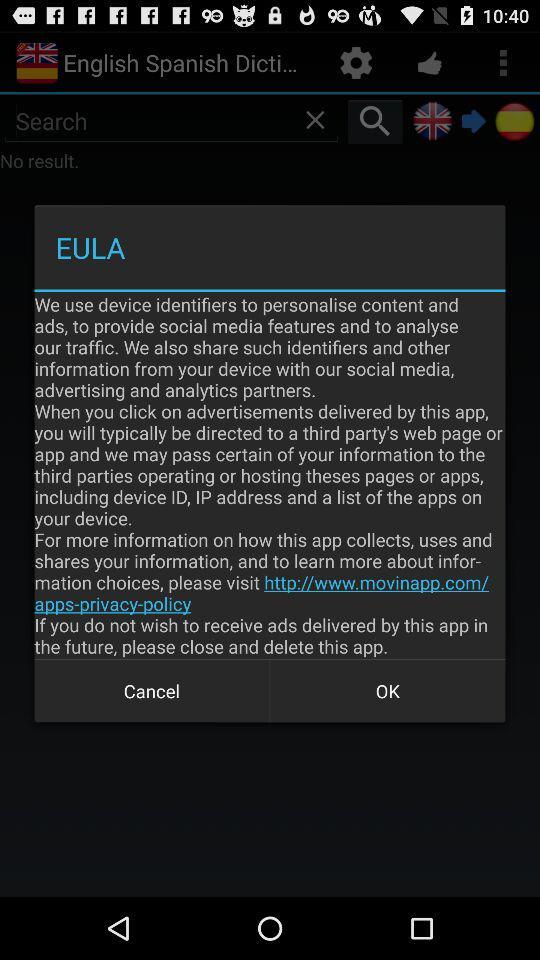  Describe the element at coordinates (270, 475) in the screenshot. I see `we use device app` at that location.